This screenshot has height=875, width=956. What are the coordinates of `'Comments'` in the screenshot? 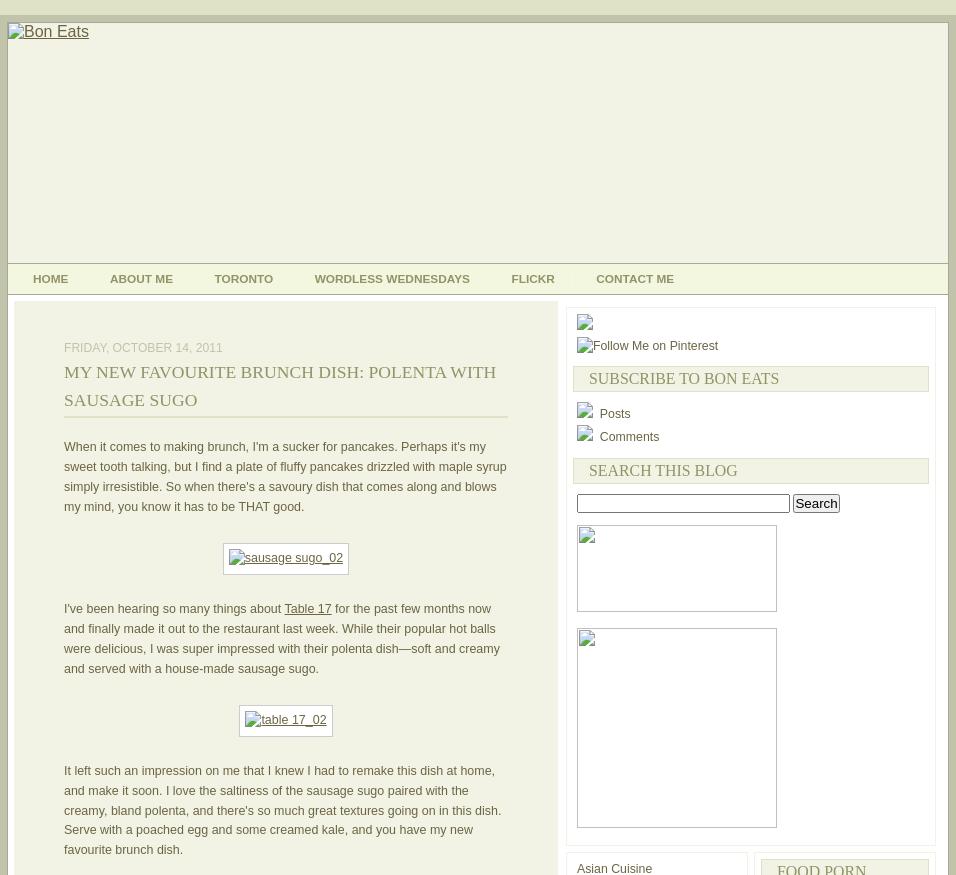 It's located at (594, 435).